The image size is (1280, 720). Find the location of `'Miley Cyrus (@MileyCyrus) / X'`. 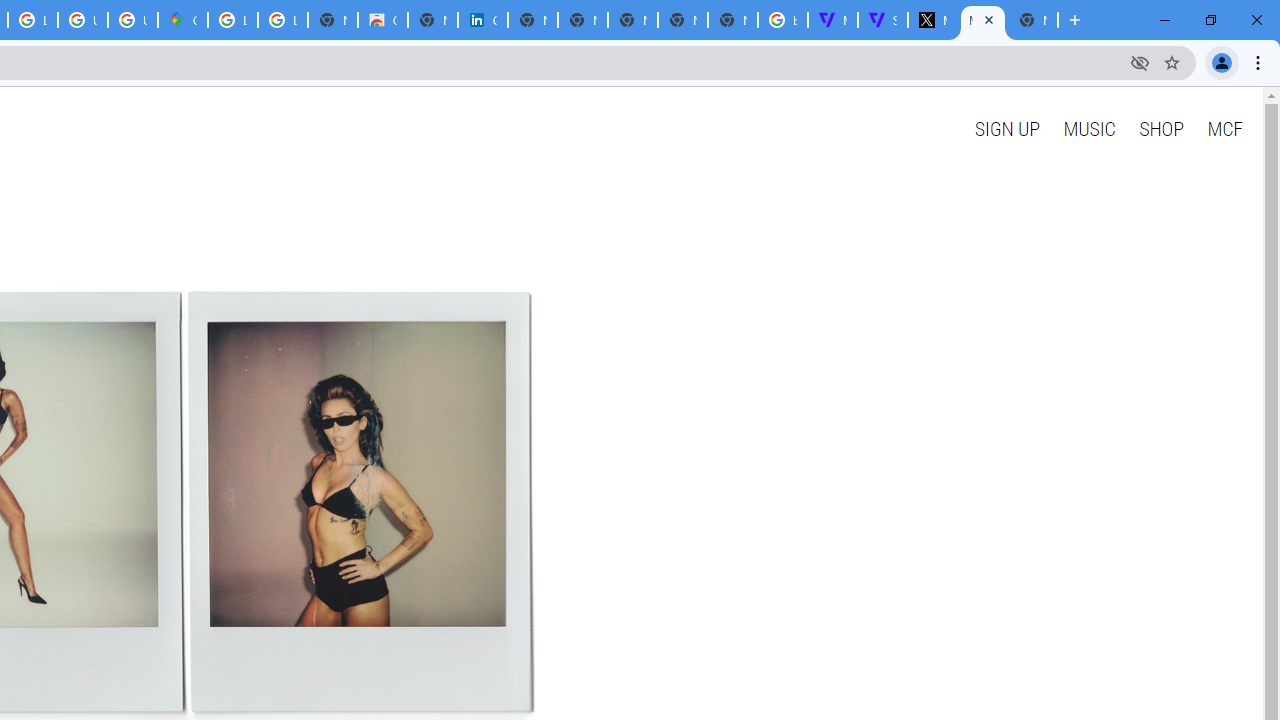

'Miley Cyrus (@MileyCyrus) / X' is located at coordinates (931, 20).